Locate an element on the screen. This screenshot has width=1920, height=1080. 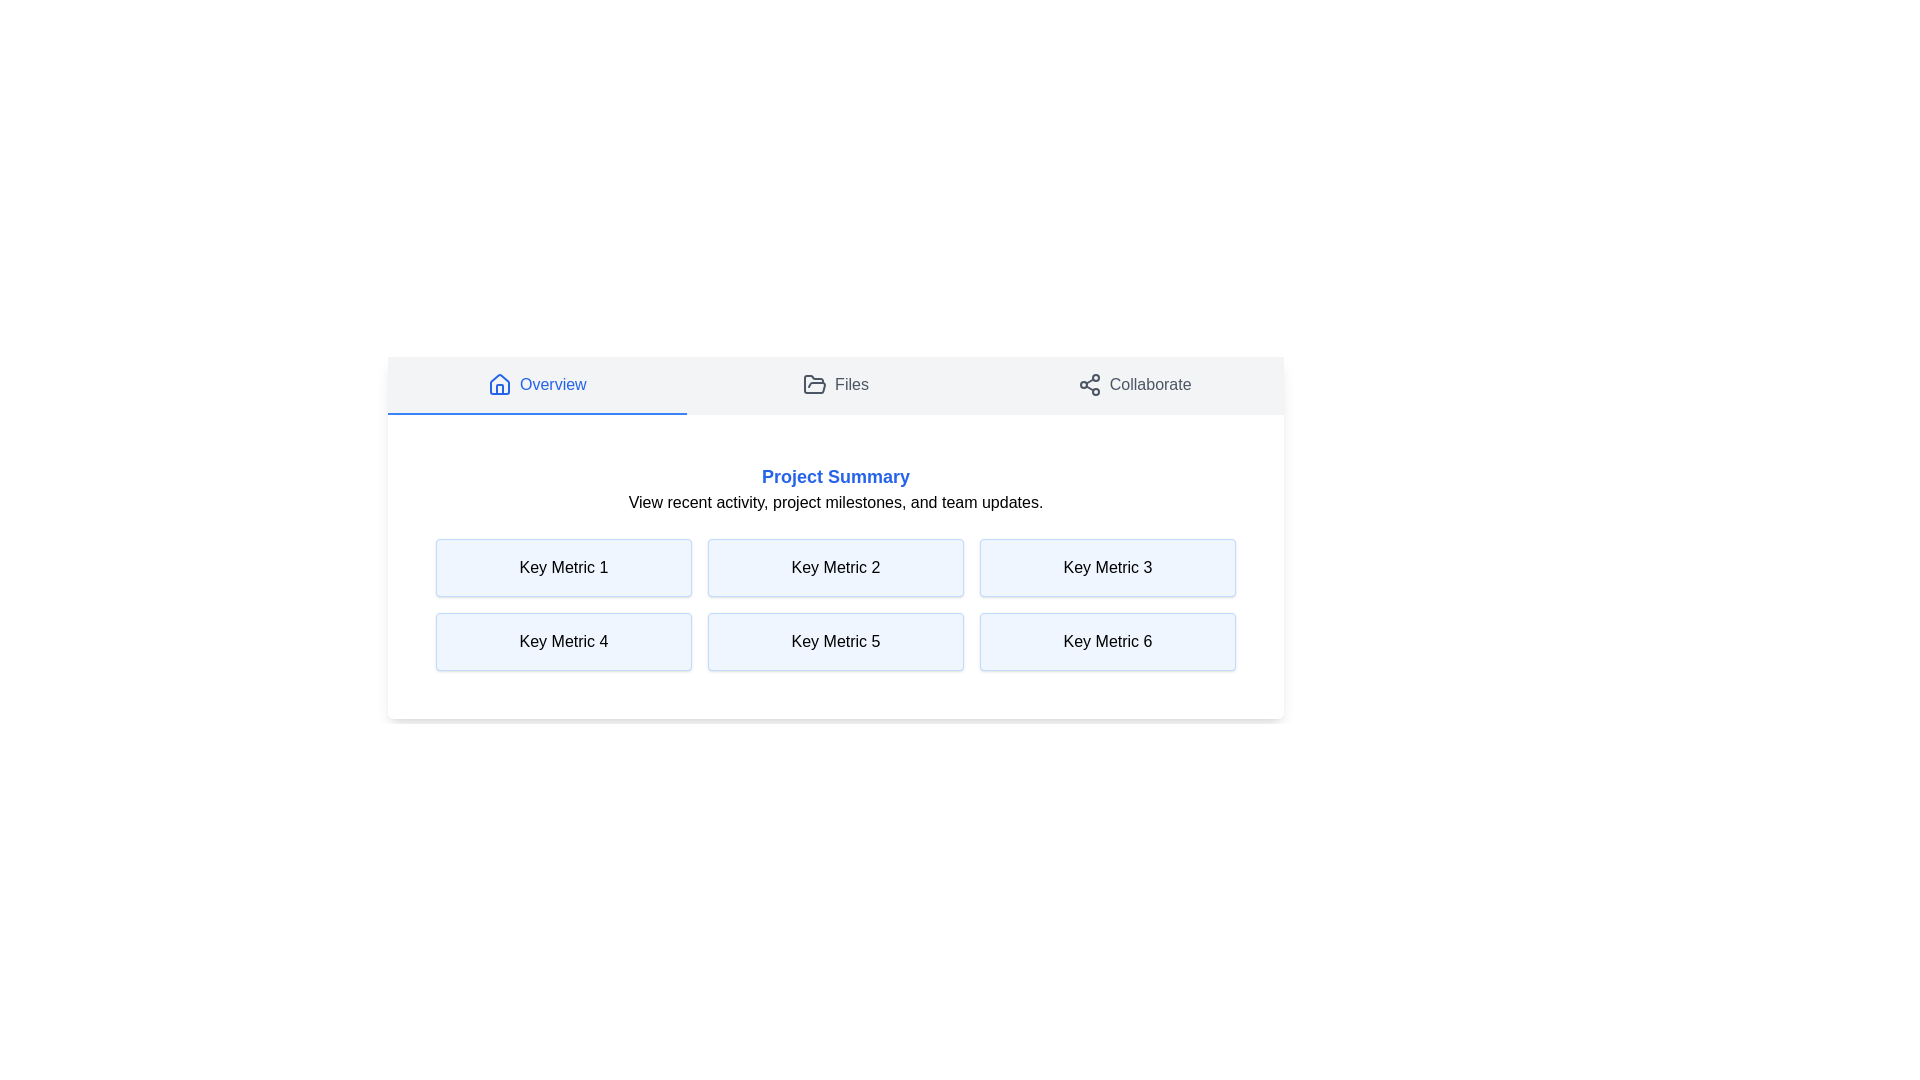
the 'Key Metric 2' interactive label, which is a rectangular button with a light blue background and black text is located at coordinates (835, 567).